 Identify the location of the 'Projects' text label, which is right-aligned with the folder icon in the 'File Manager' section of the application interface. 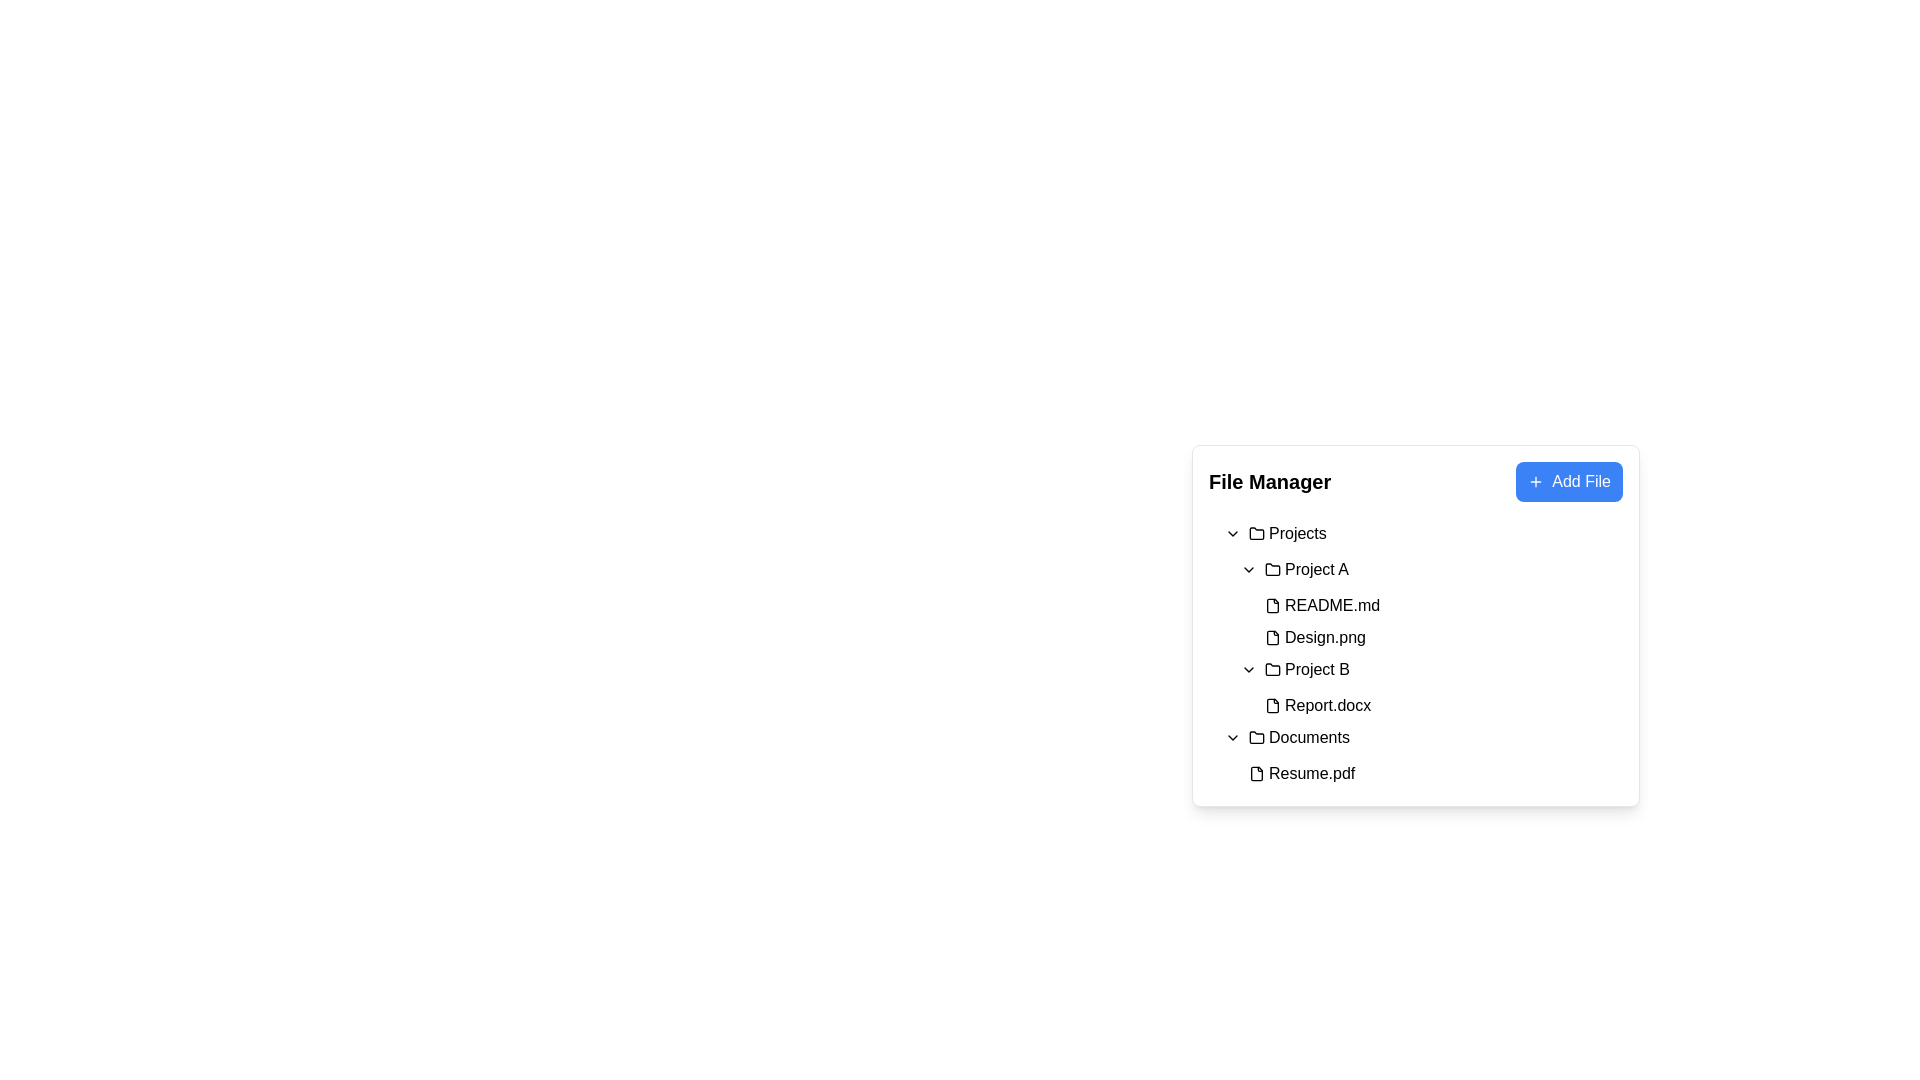
(1287, 532).